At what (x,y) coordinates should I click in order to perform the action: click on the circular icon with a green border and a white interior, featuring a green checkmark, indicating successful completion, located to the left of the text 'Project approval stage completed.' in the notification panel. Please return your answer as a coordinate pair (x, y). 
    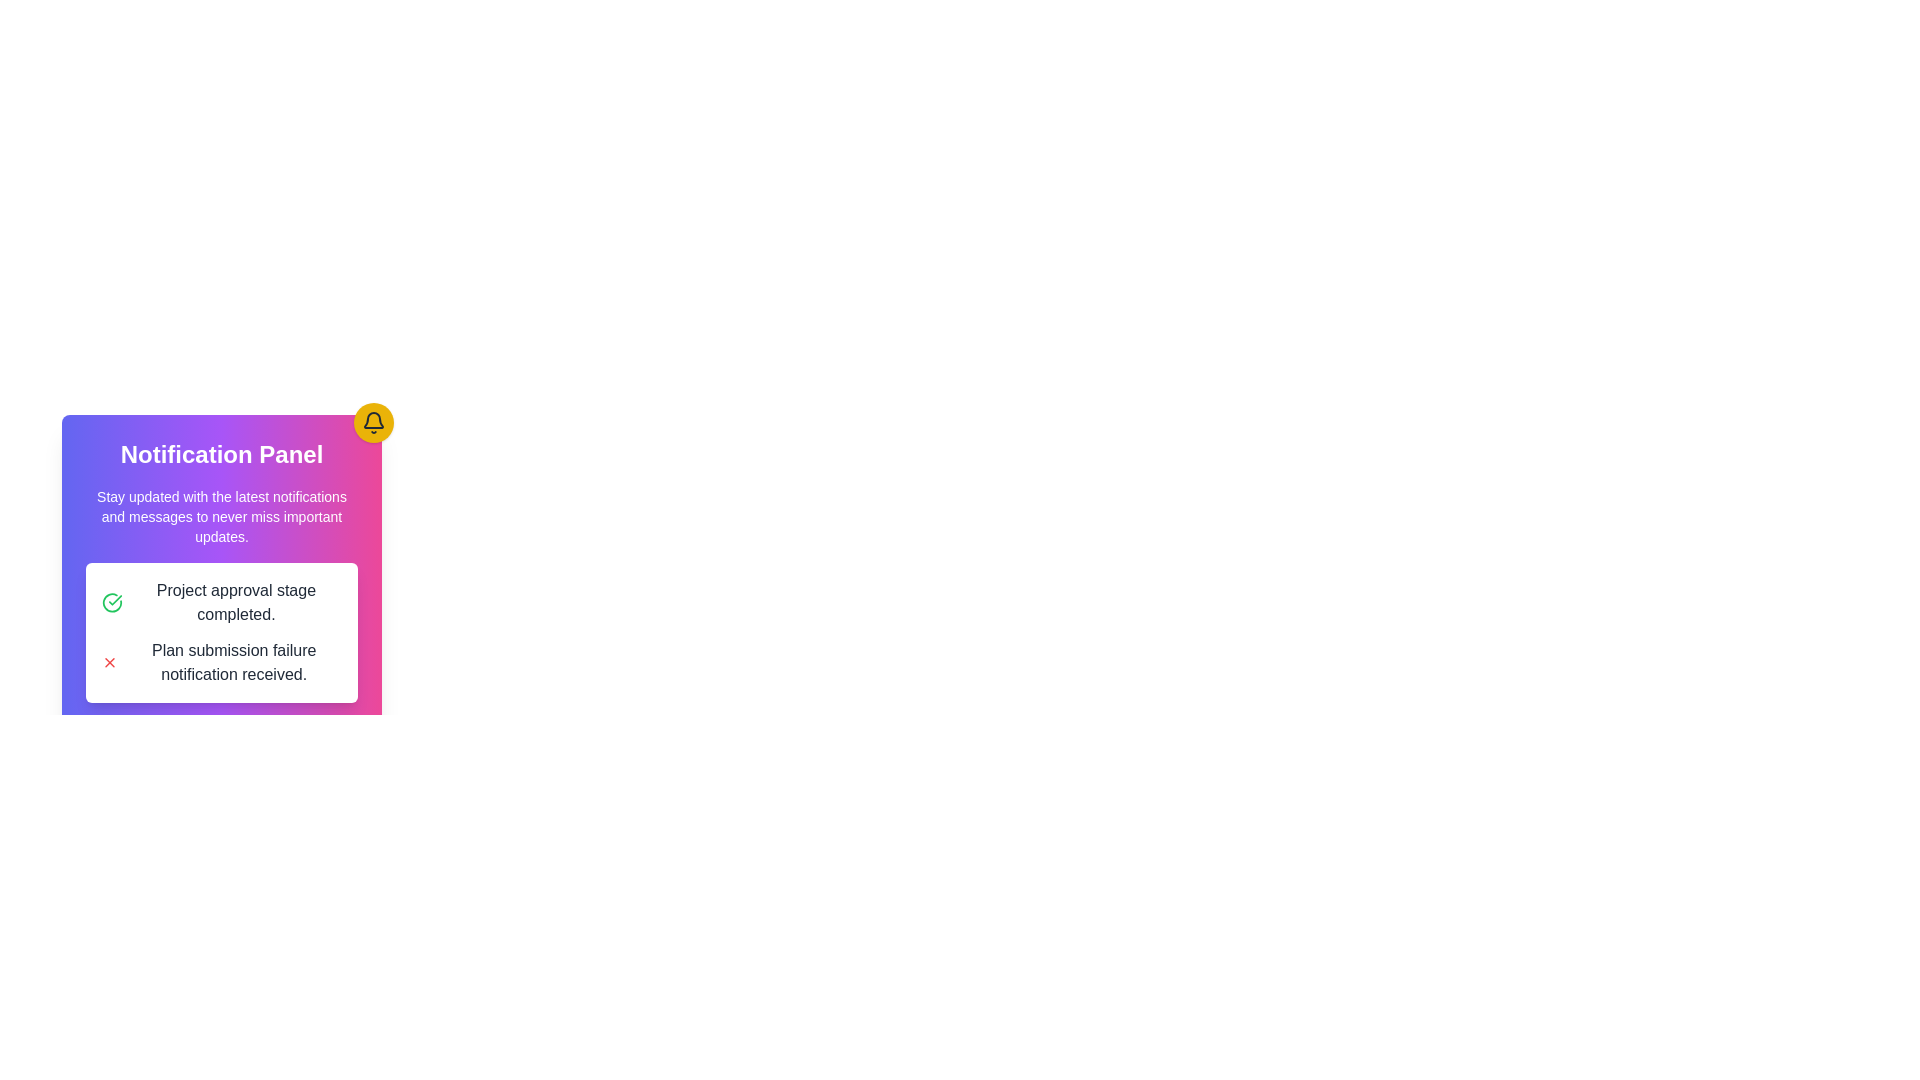
    Looking at the image, I should click on (111, 601).